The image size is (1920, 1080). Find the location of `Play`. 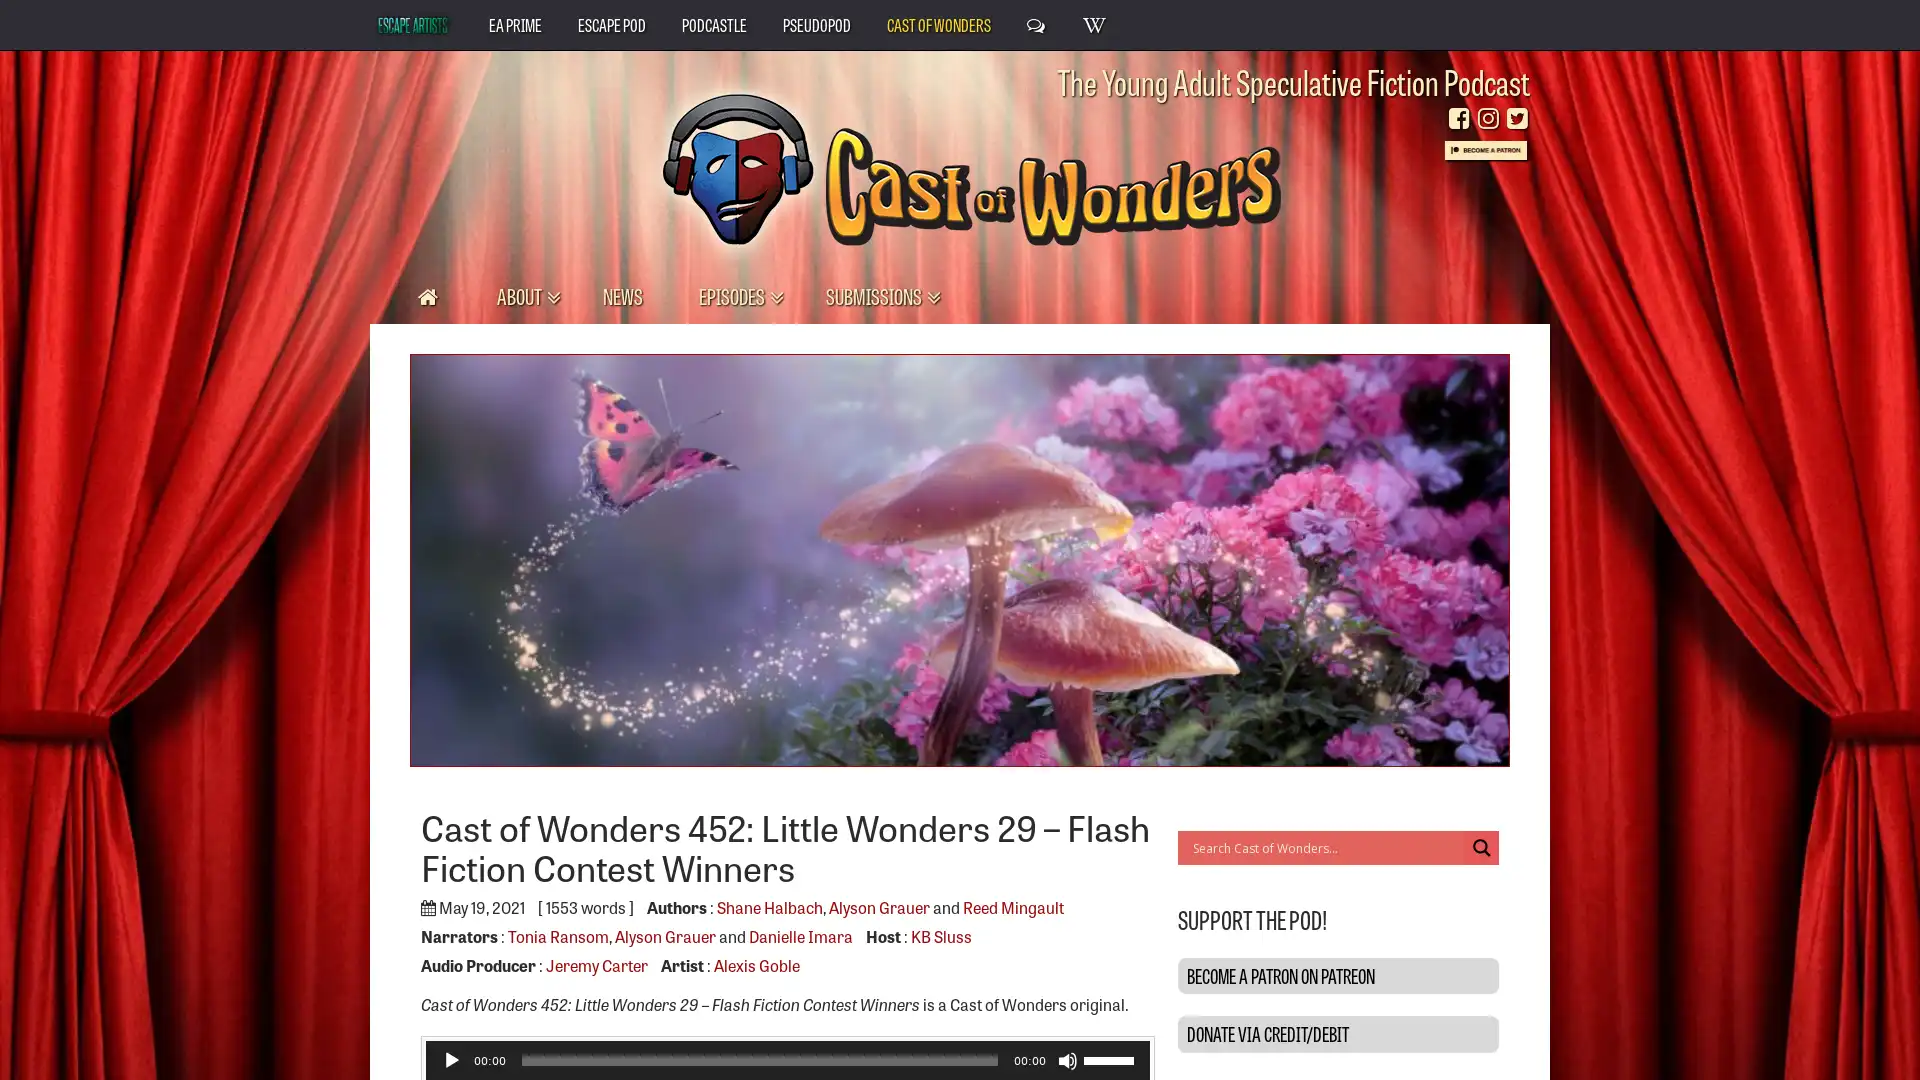

Play is located at coordinates (450, 1059).